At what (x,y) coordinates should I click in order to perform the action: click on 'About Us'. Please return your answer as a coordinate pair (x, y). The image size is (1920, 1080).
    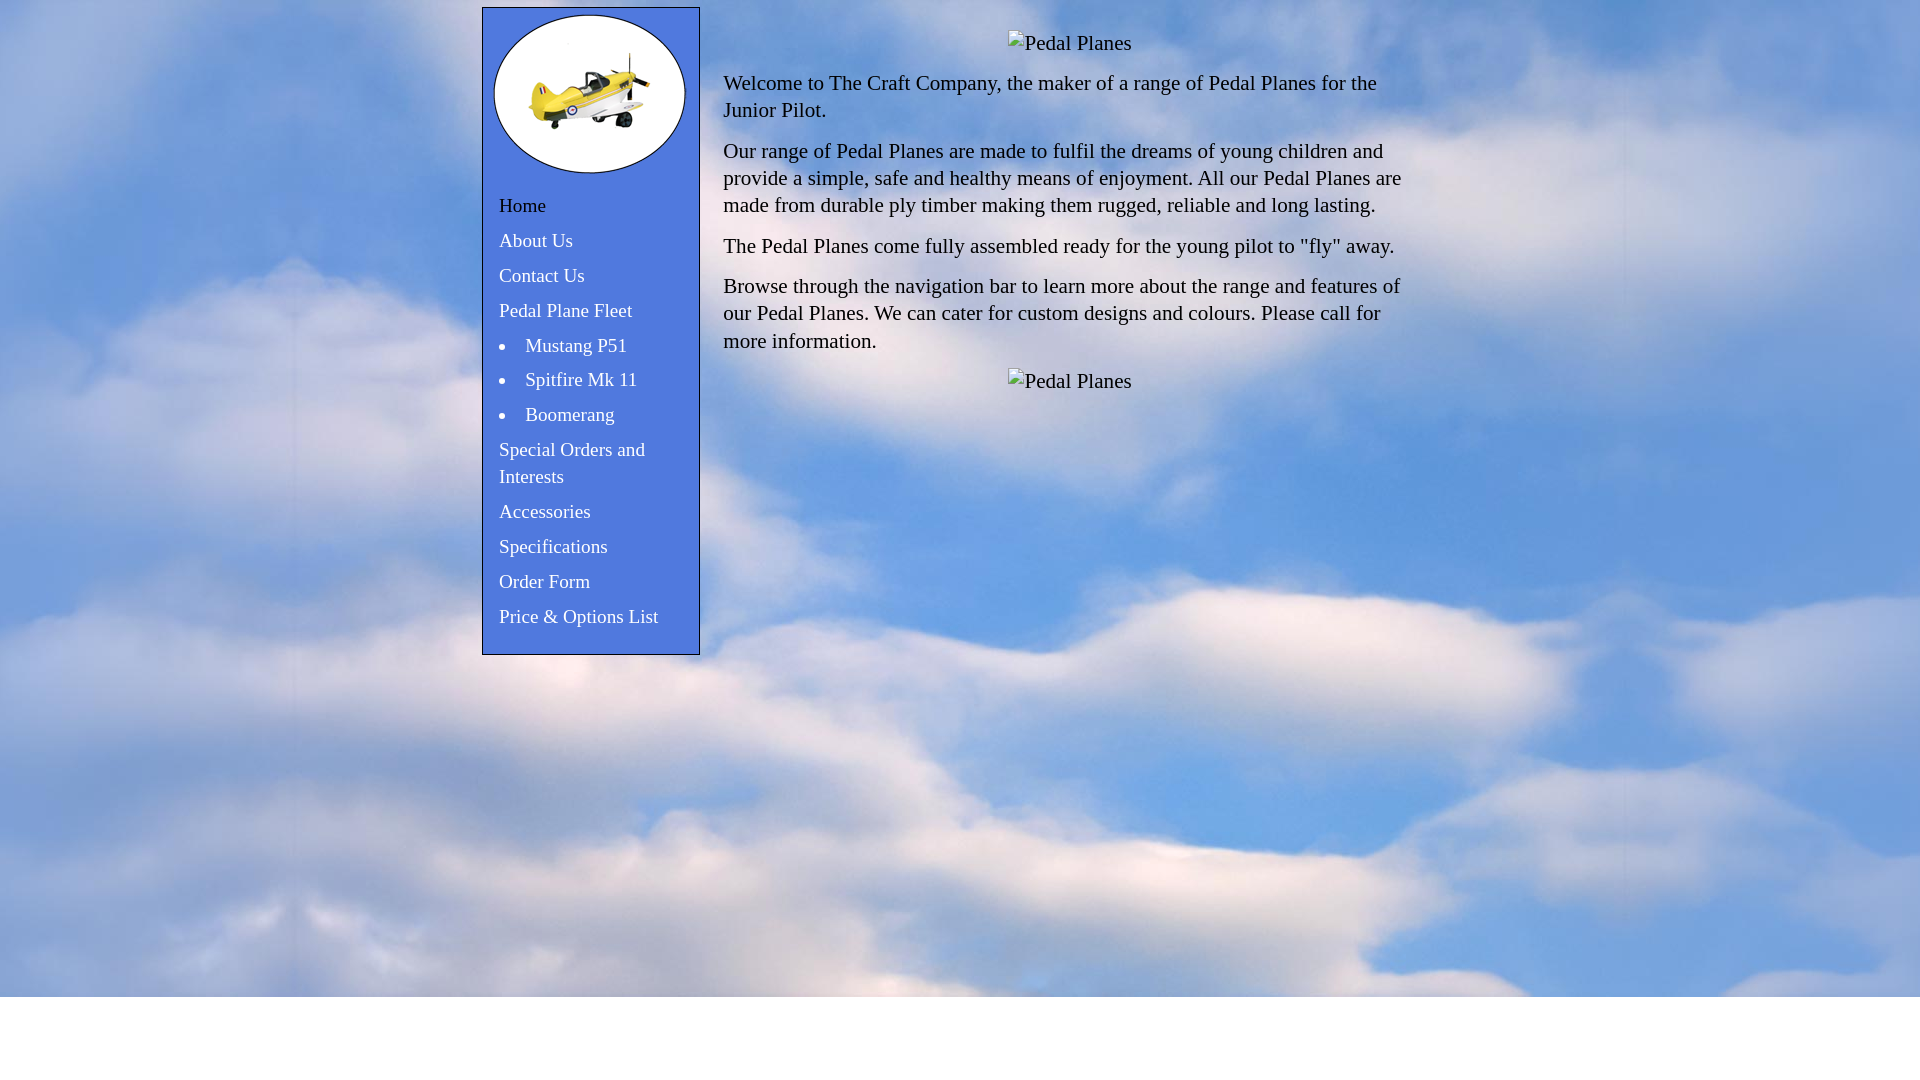
    Looking at the image, I should click on (536, 239).